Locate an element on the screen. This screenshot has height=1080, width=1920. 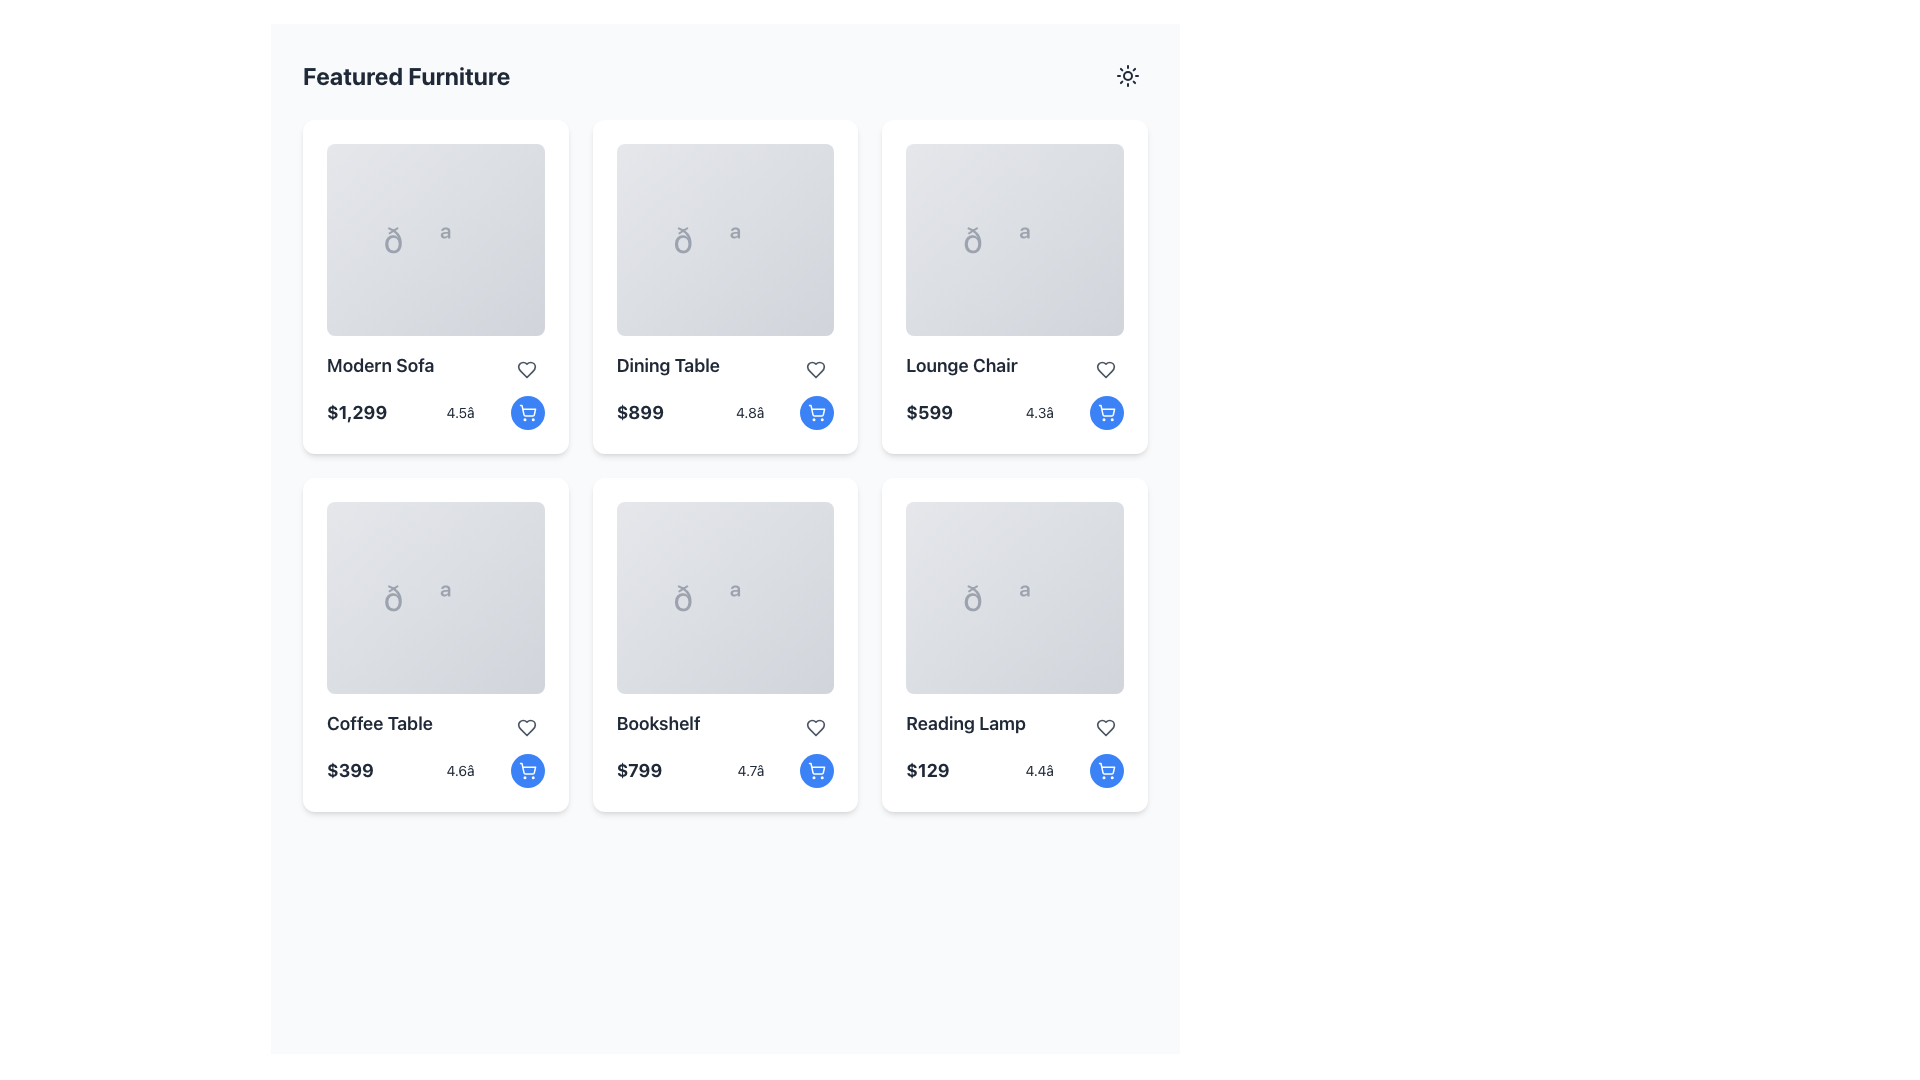
the Text label displaying the price of the featured 'Coffee Table' product, located at the bottom left of the card in the 'Featured Furniture' section is located at coordinates (350, 770).